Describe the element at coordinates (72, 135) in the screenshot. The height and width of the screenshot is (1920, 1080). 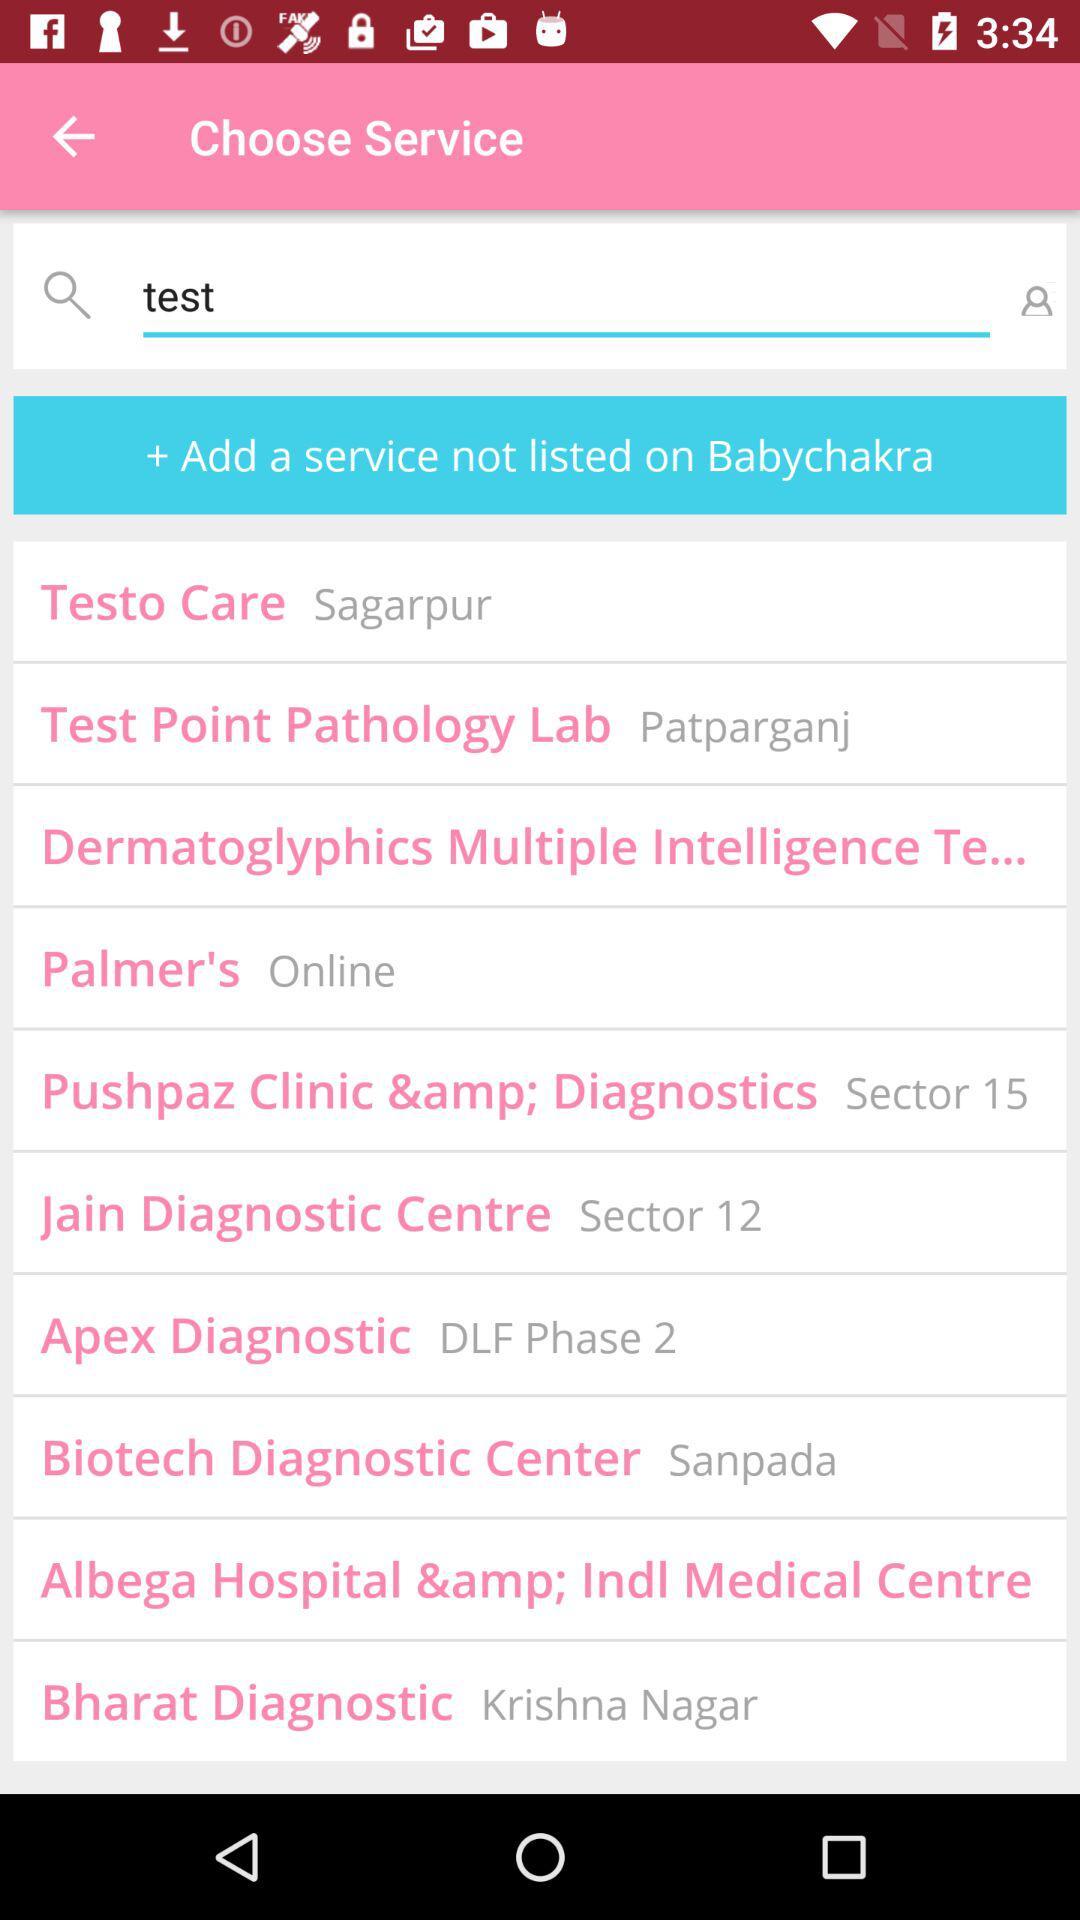
I see `icon to the left of the choose service` at that location.